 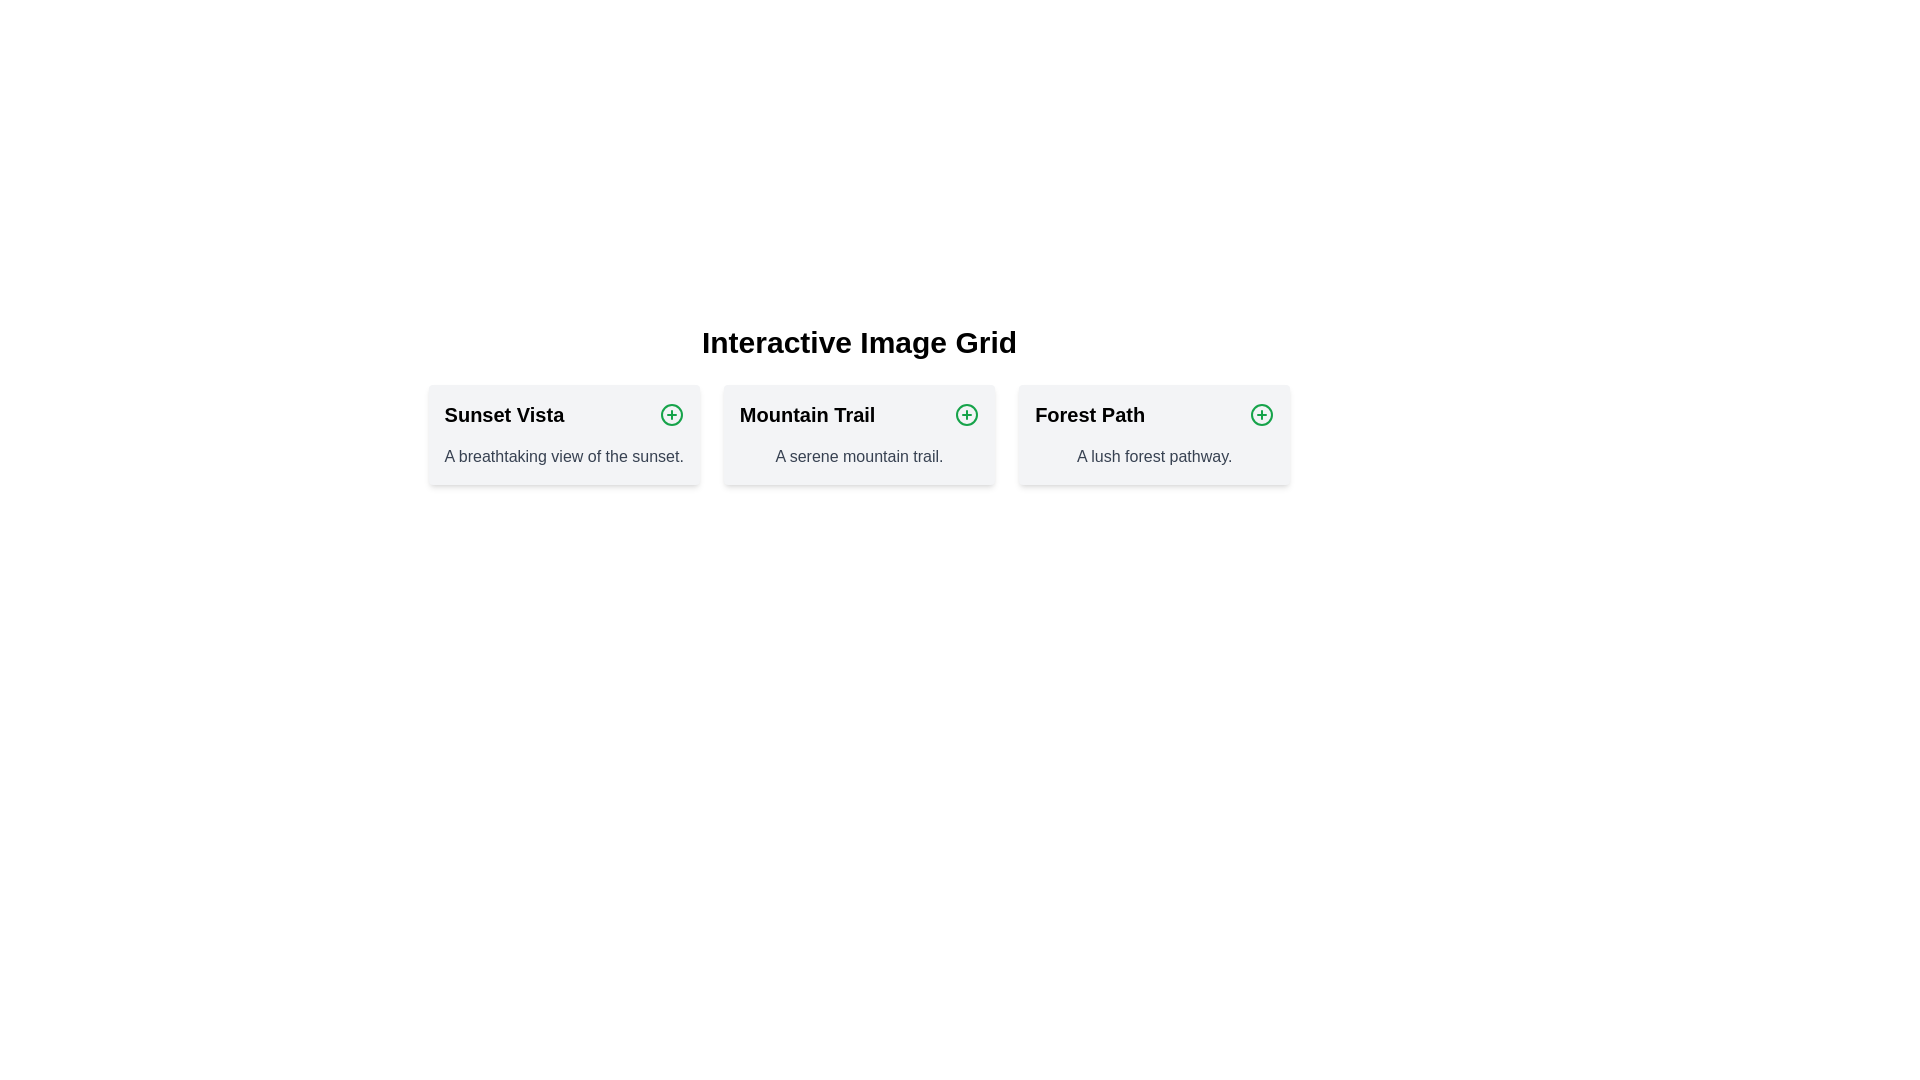 What do you see at coordinates (859, 434) in the screenshot?
I see `the card labeled 'Mountain Trail' in the grid layout` at bounding box center [859, 434].